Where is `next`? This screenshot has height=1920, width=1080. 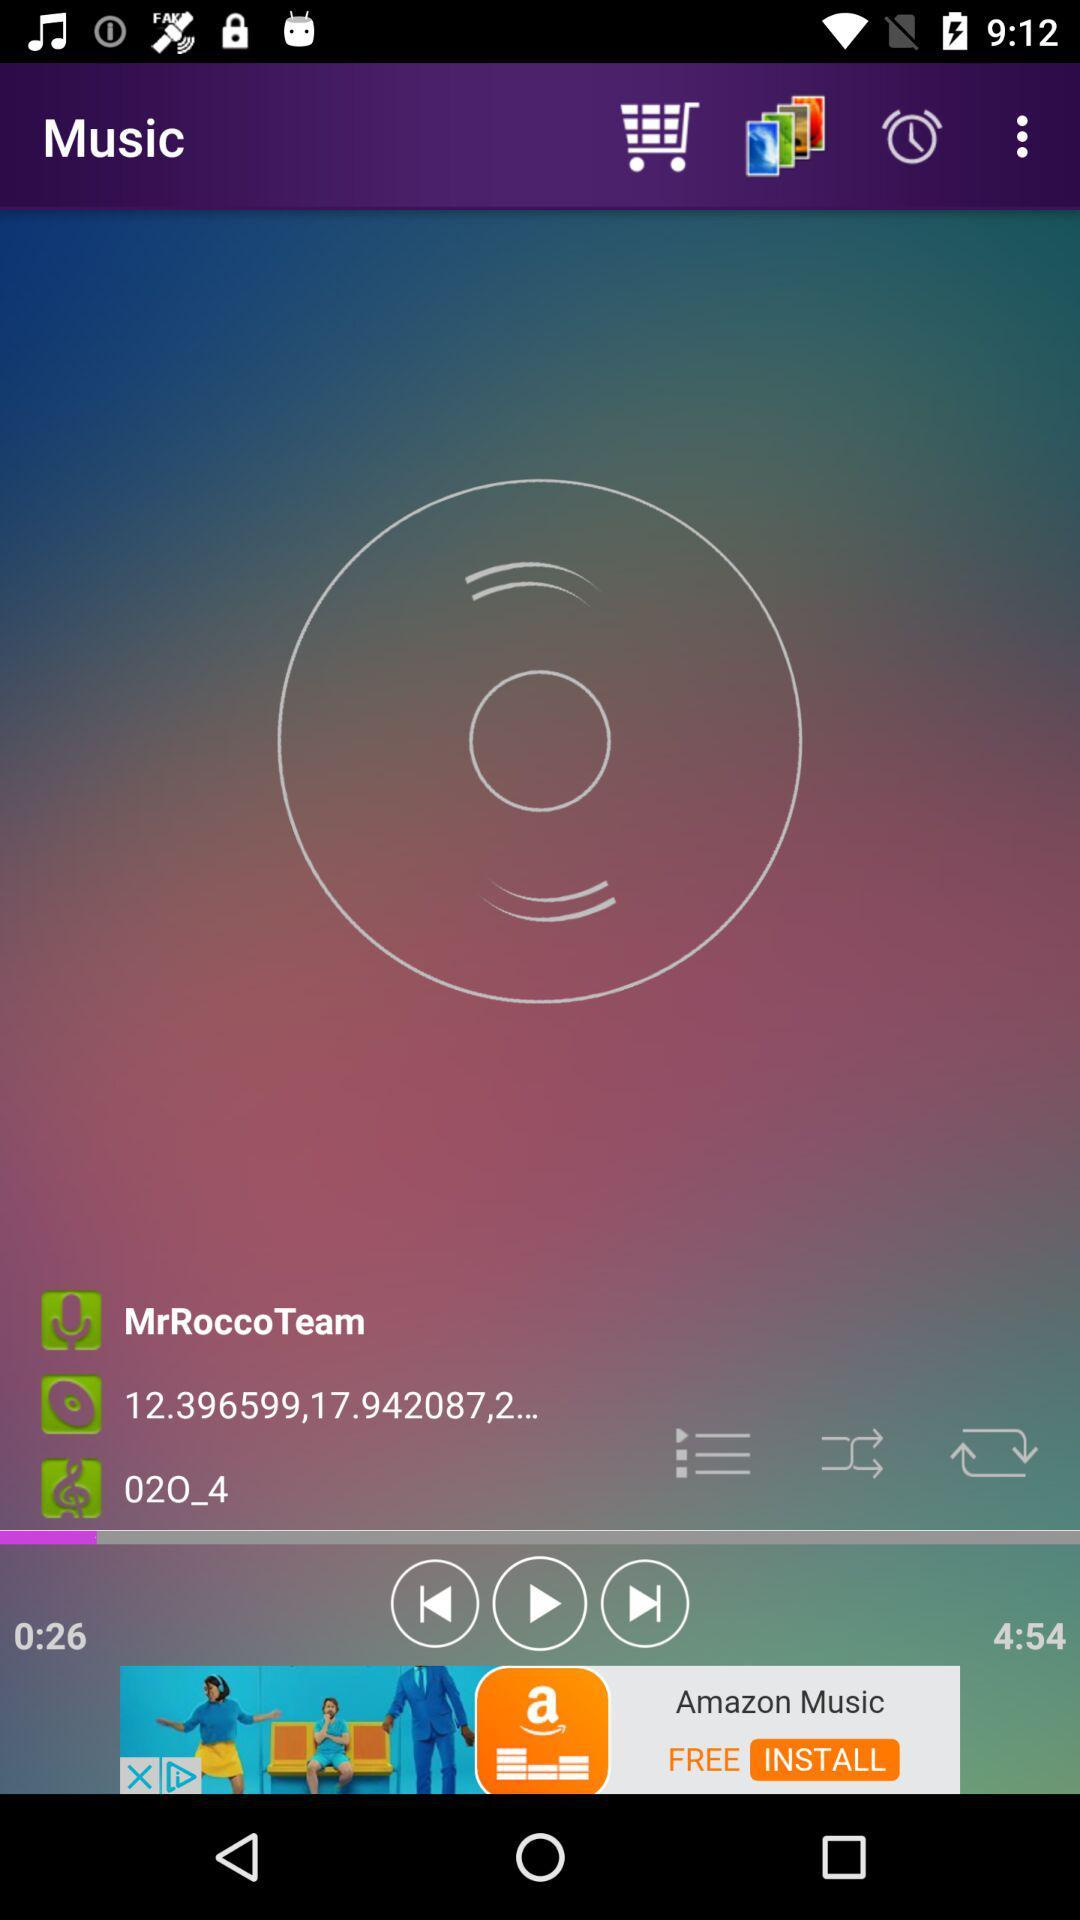 next is located at coordinates (644, 1603).